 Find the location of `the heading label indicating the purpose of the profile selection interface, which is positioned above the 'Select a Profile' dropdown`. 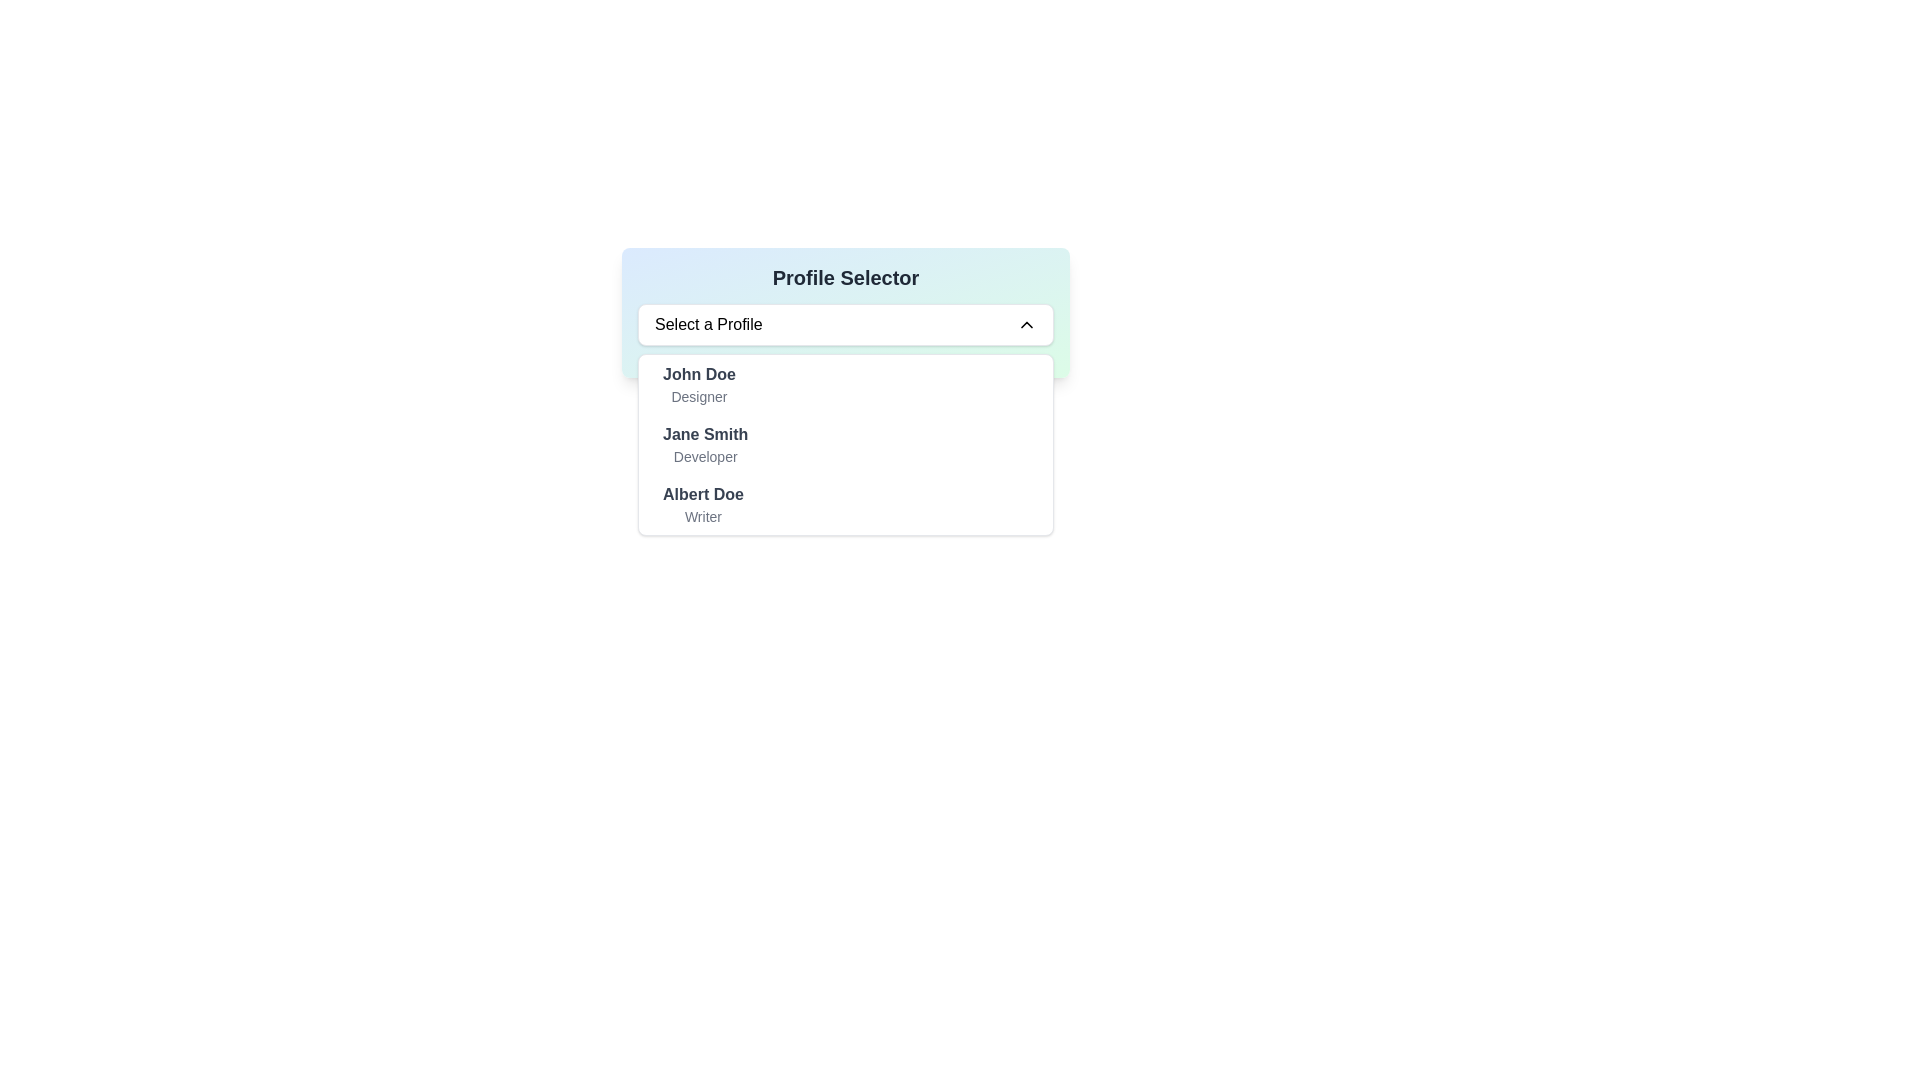

the heading label indicating the purpose of the profile selection interface, which is positioned above the 'Select a Profile' dropdown is located at coordinates (845, 277).